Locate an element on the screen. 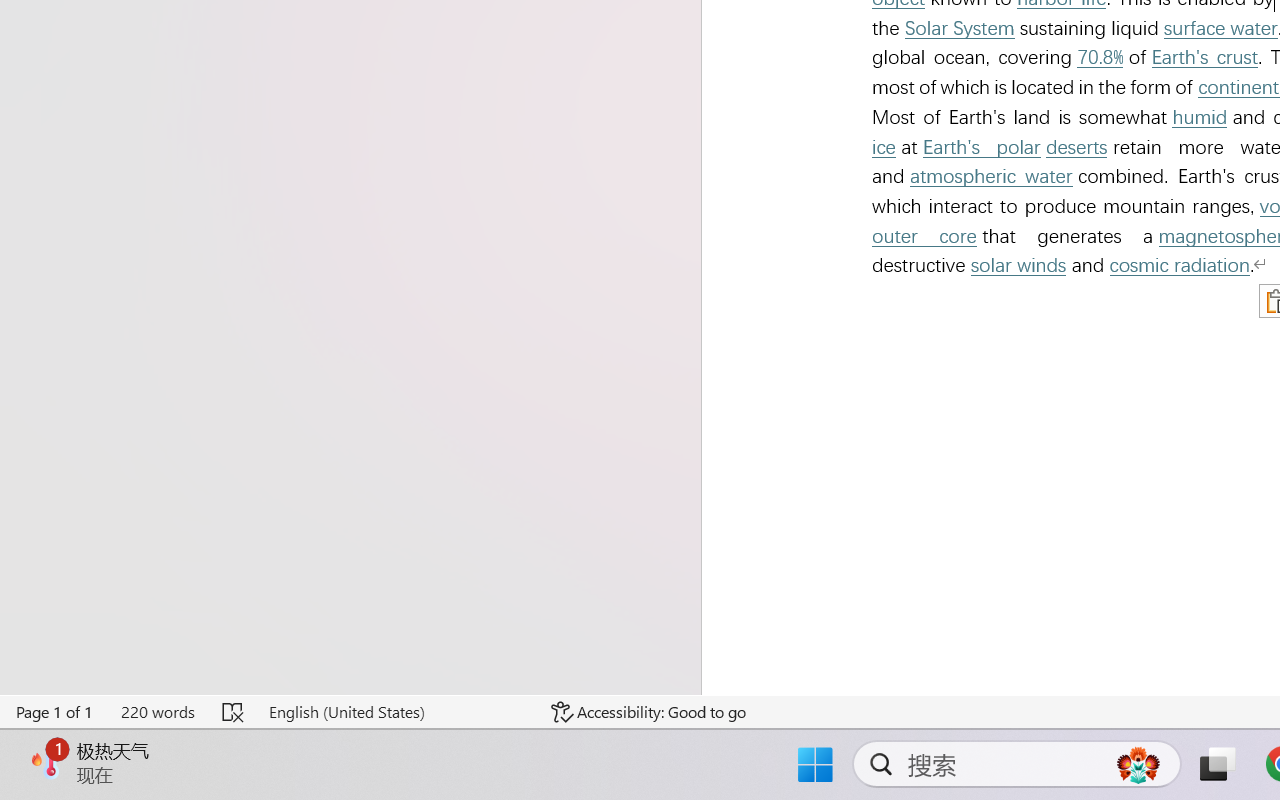 The height and width of the screenshot is (800, 1280). 'surface water' is located at coordinates (1219, 28).